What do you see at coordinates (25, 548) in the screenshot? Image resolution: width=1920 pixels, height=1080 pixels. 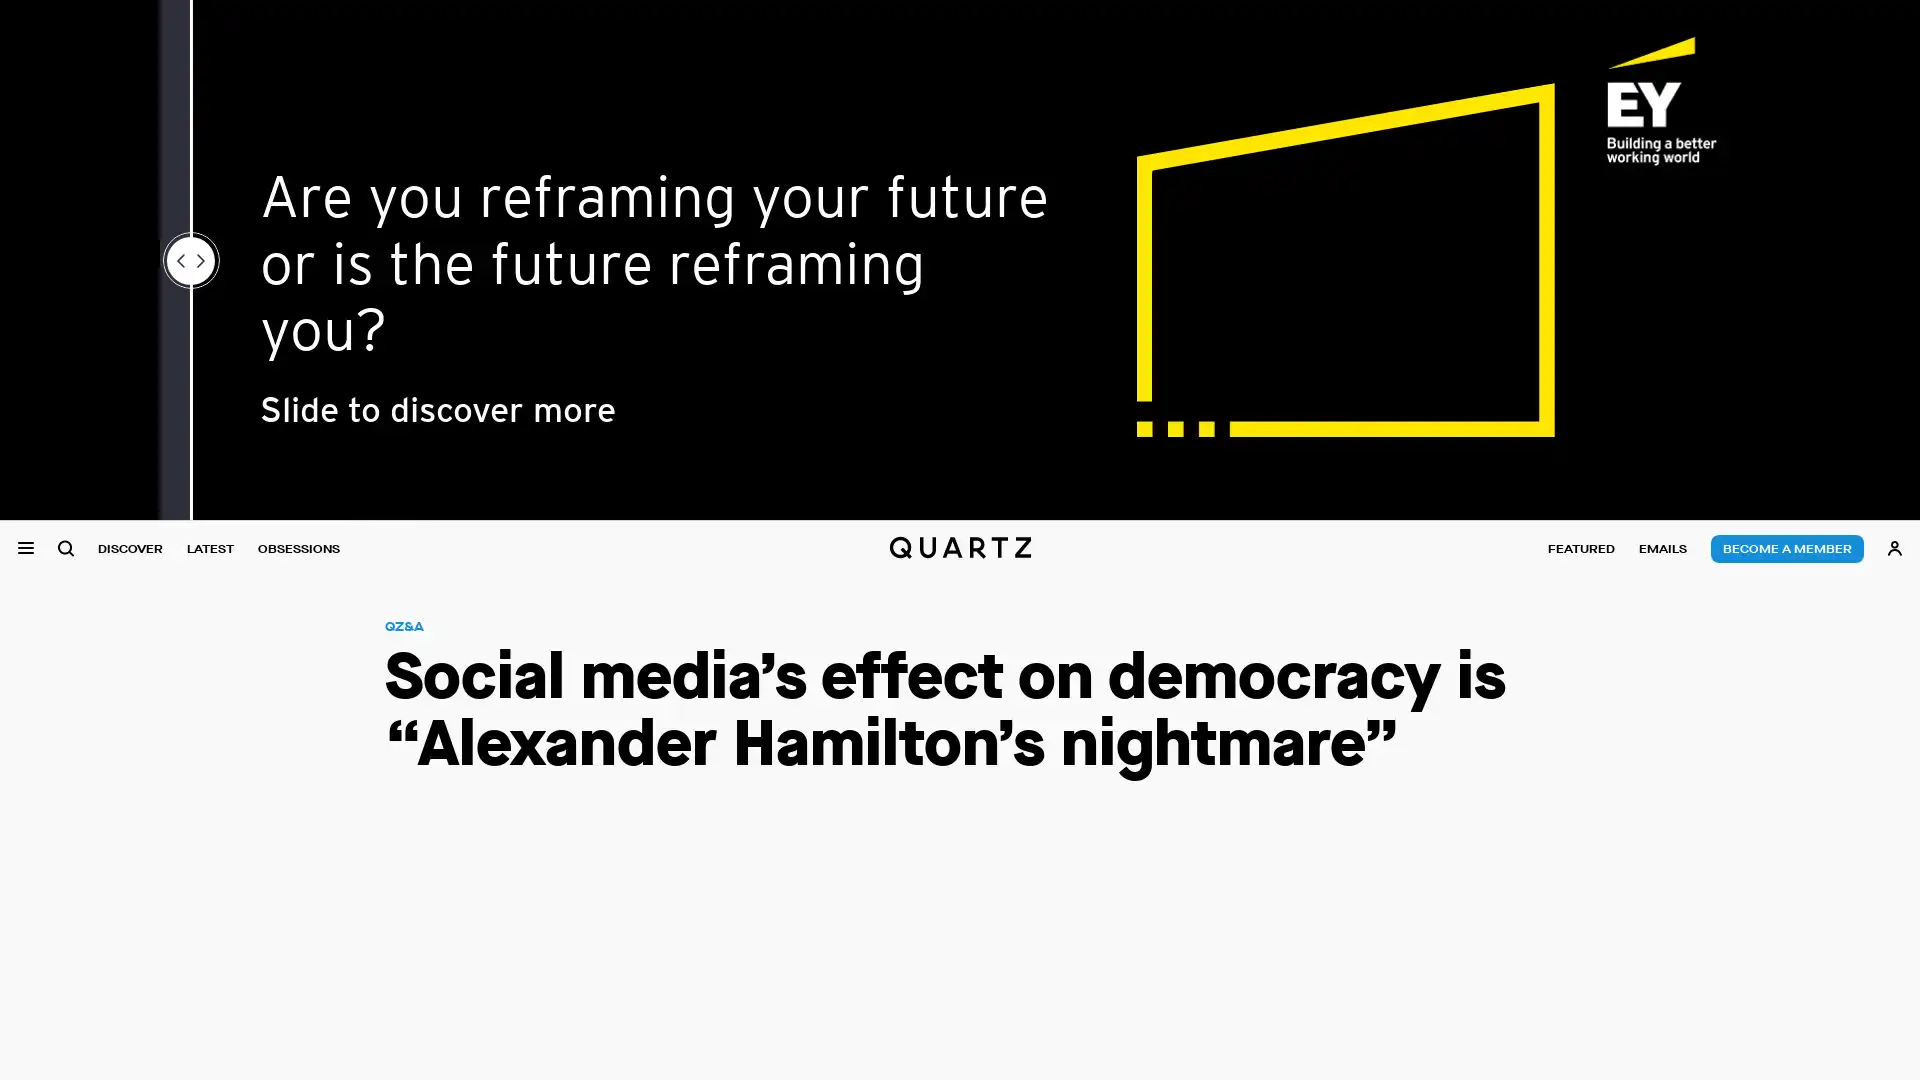 I see `Toggle menu` at bounding box center [25, 548].